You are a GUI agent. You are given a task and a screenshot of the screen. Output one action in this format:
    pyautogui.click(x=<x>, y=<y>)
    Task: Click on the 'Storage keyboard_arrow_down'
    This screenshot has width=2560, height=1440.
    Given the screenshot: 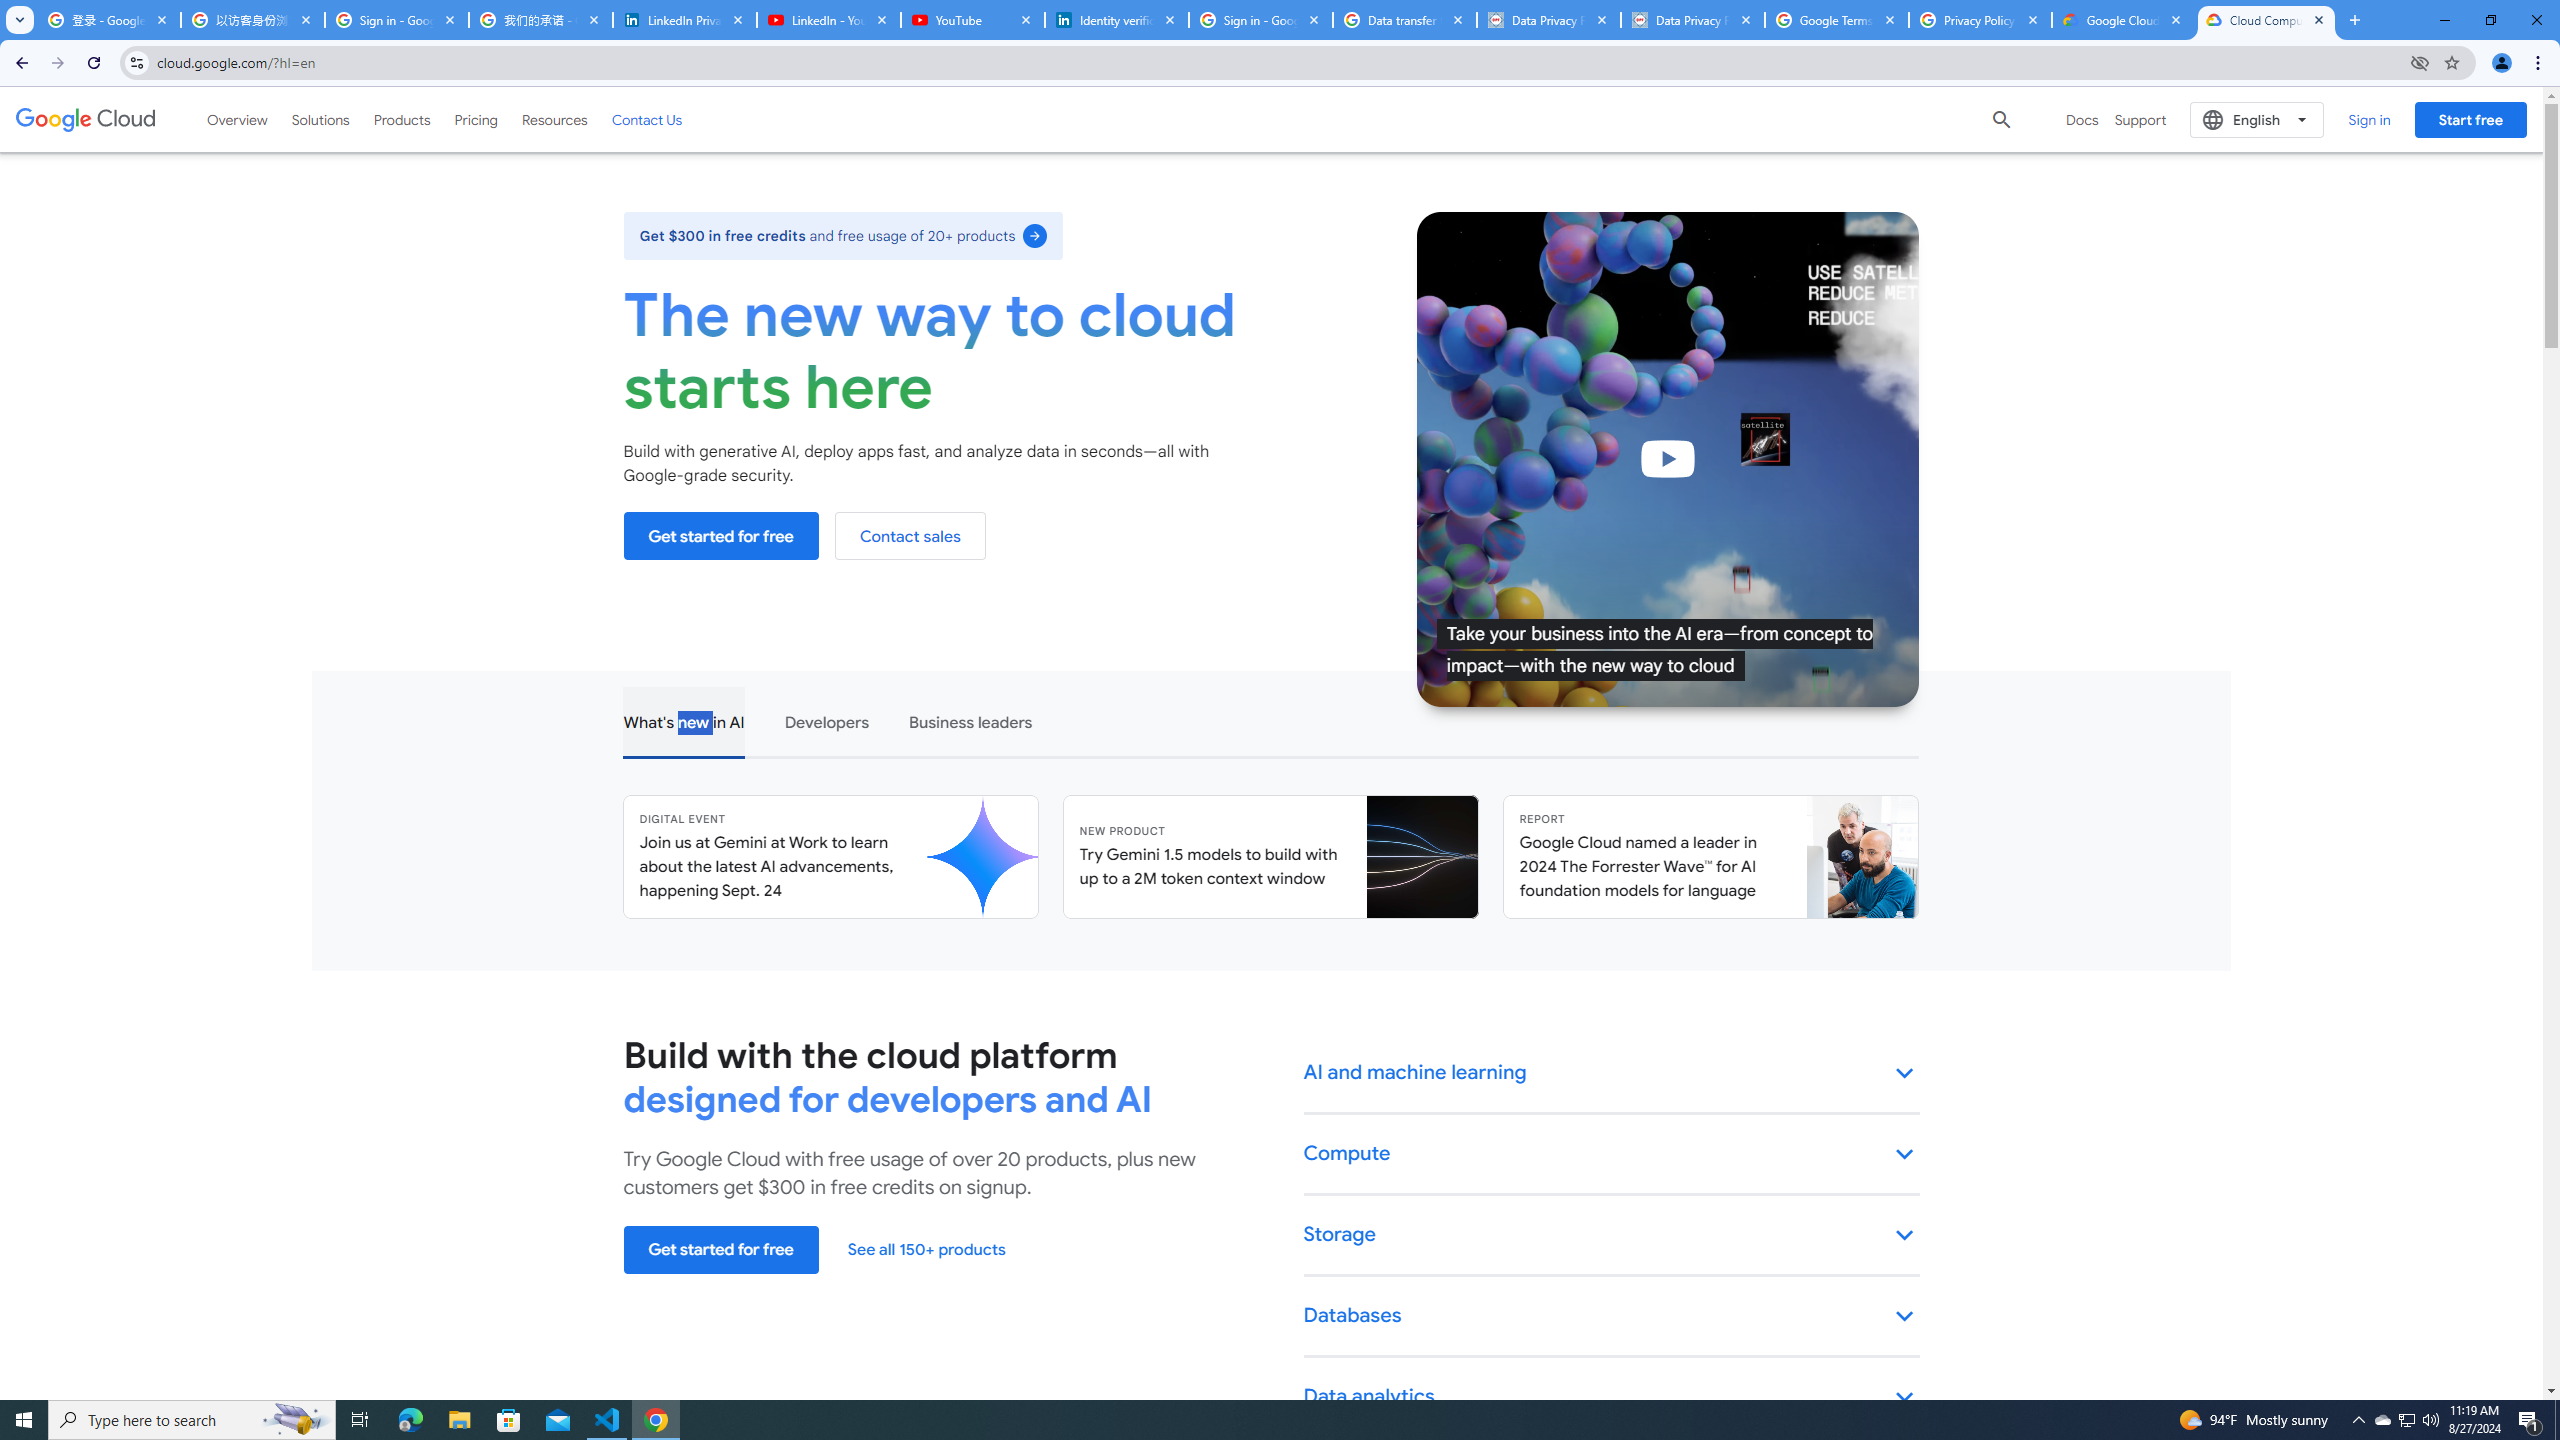 What is the action you would take?
    pyautogui.click(x=1610, y=1236)
    